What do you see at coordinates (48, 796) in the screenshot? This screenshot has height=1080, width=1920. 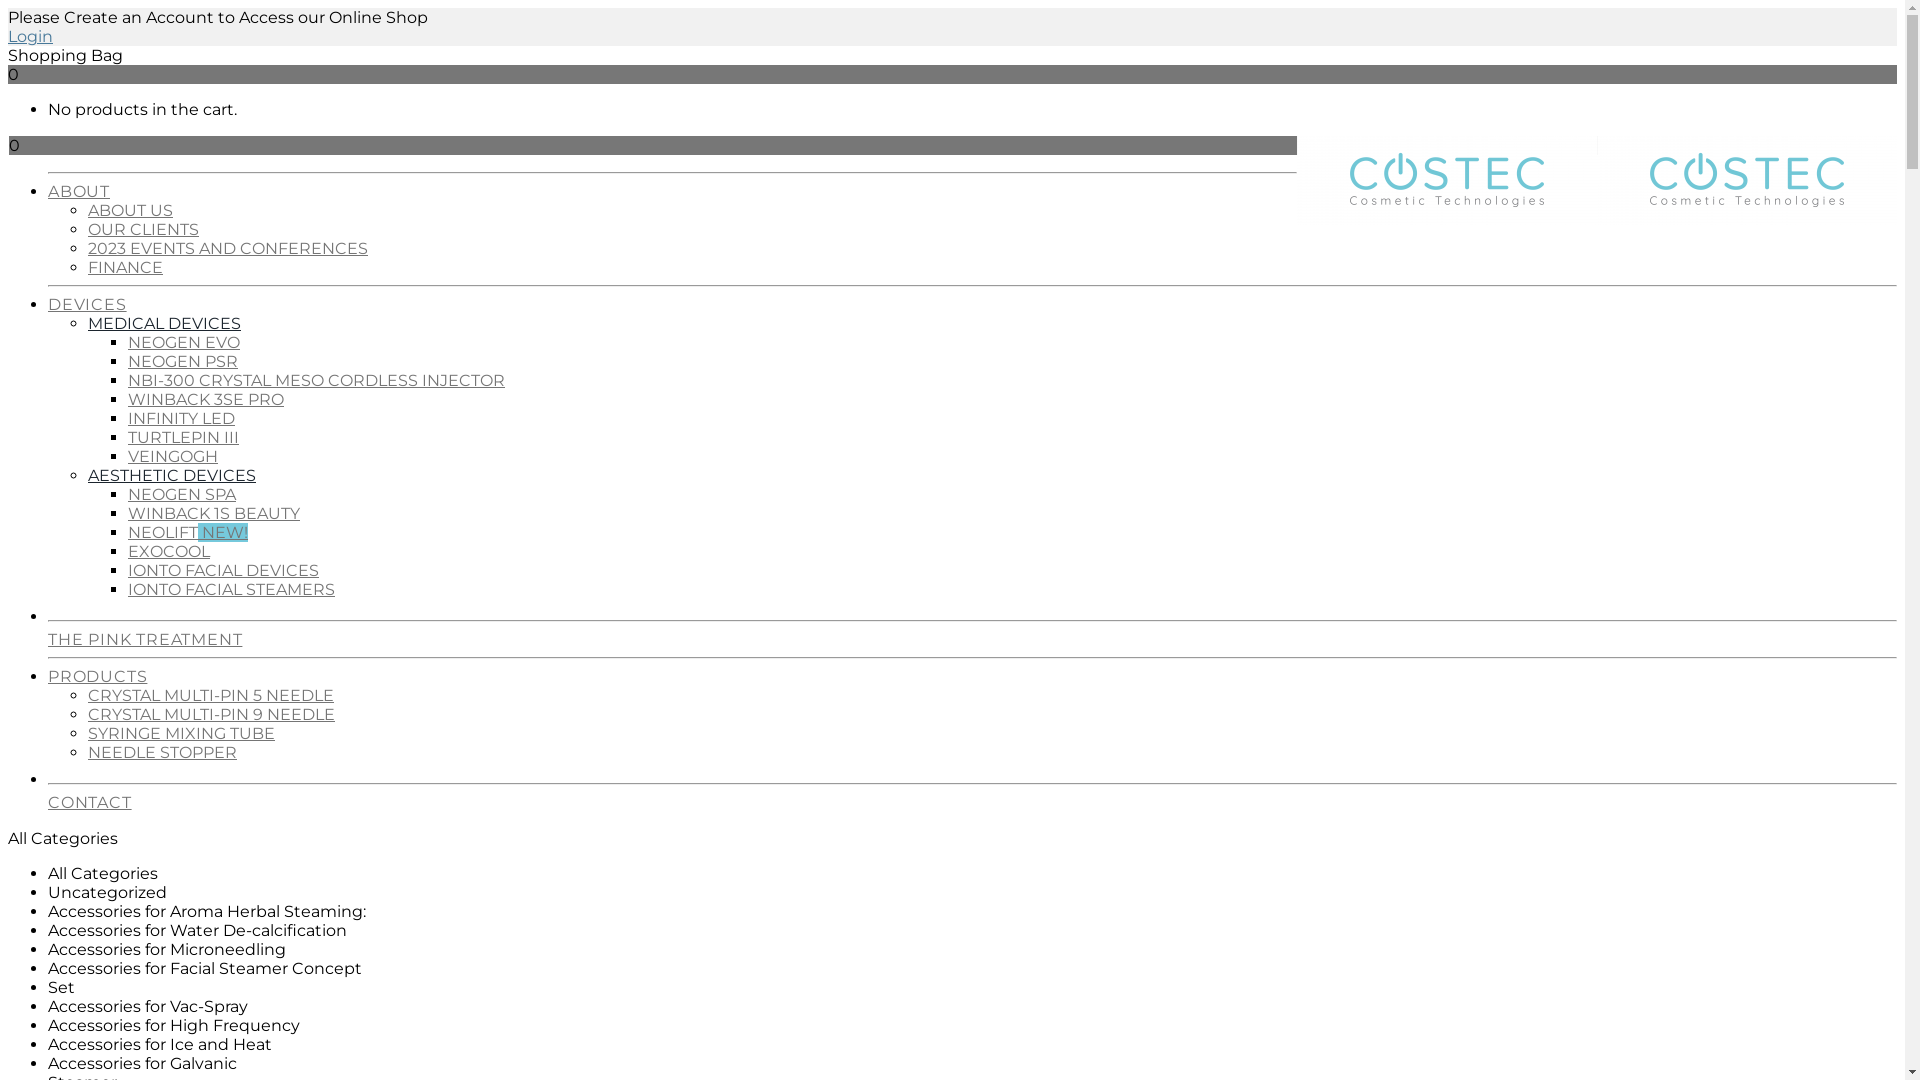 I see `'CONTACT'` at bounding box center [48, 796].